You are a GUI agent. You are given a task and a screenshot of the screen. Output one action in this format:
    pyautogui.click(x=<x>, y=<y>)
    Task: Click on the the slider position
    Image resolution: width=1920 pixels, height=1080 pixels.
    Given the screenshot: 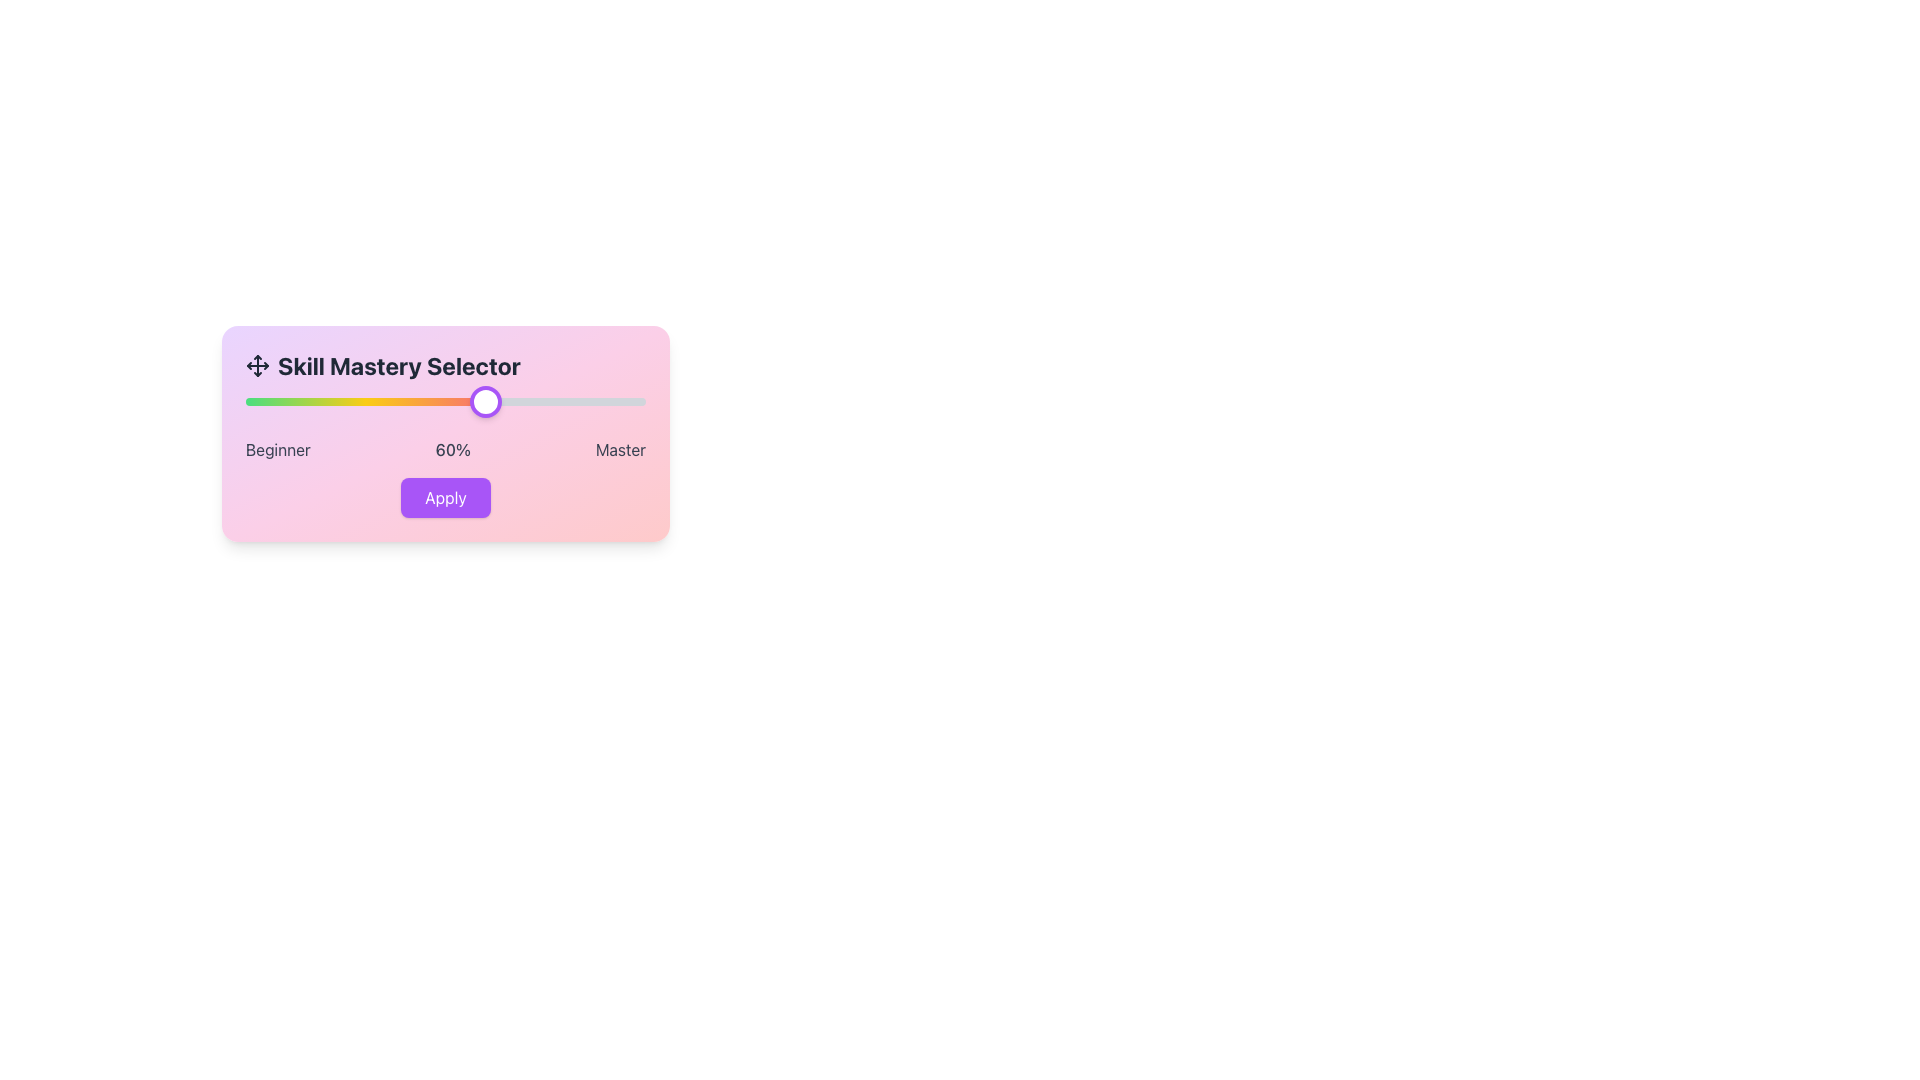 What is the action you would take?
    pyautogui.click(x=570, y=401)
    